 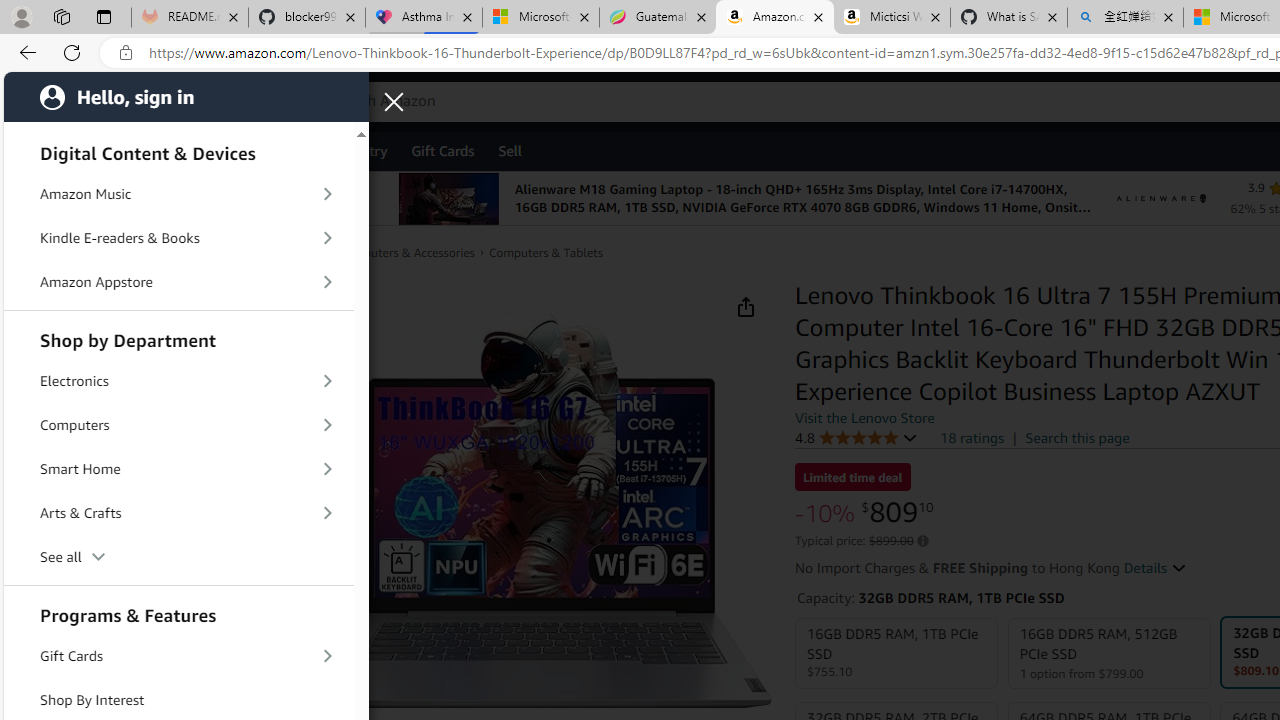 I want to click on 'Digital Content & Devices', so click(x=179, y=149).